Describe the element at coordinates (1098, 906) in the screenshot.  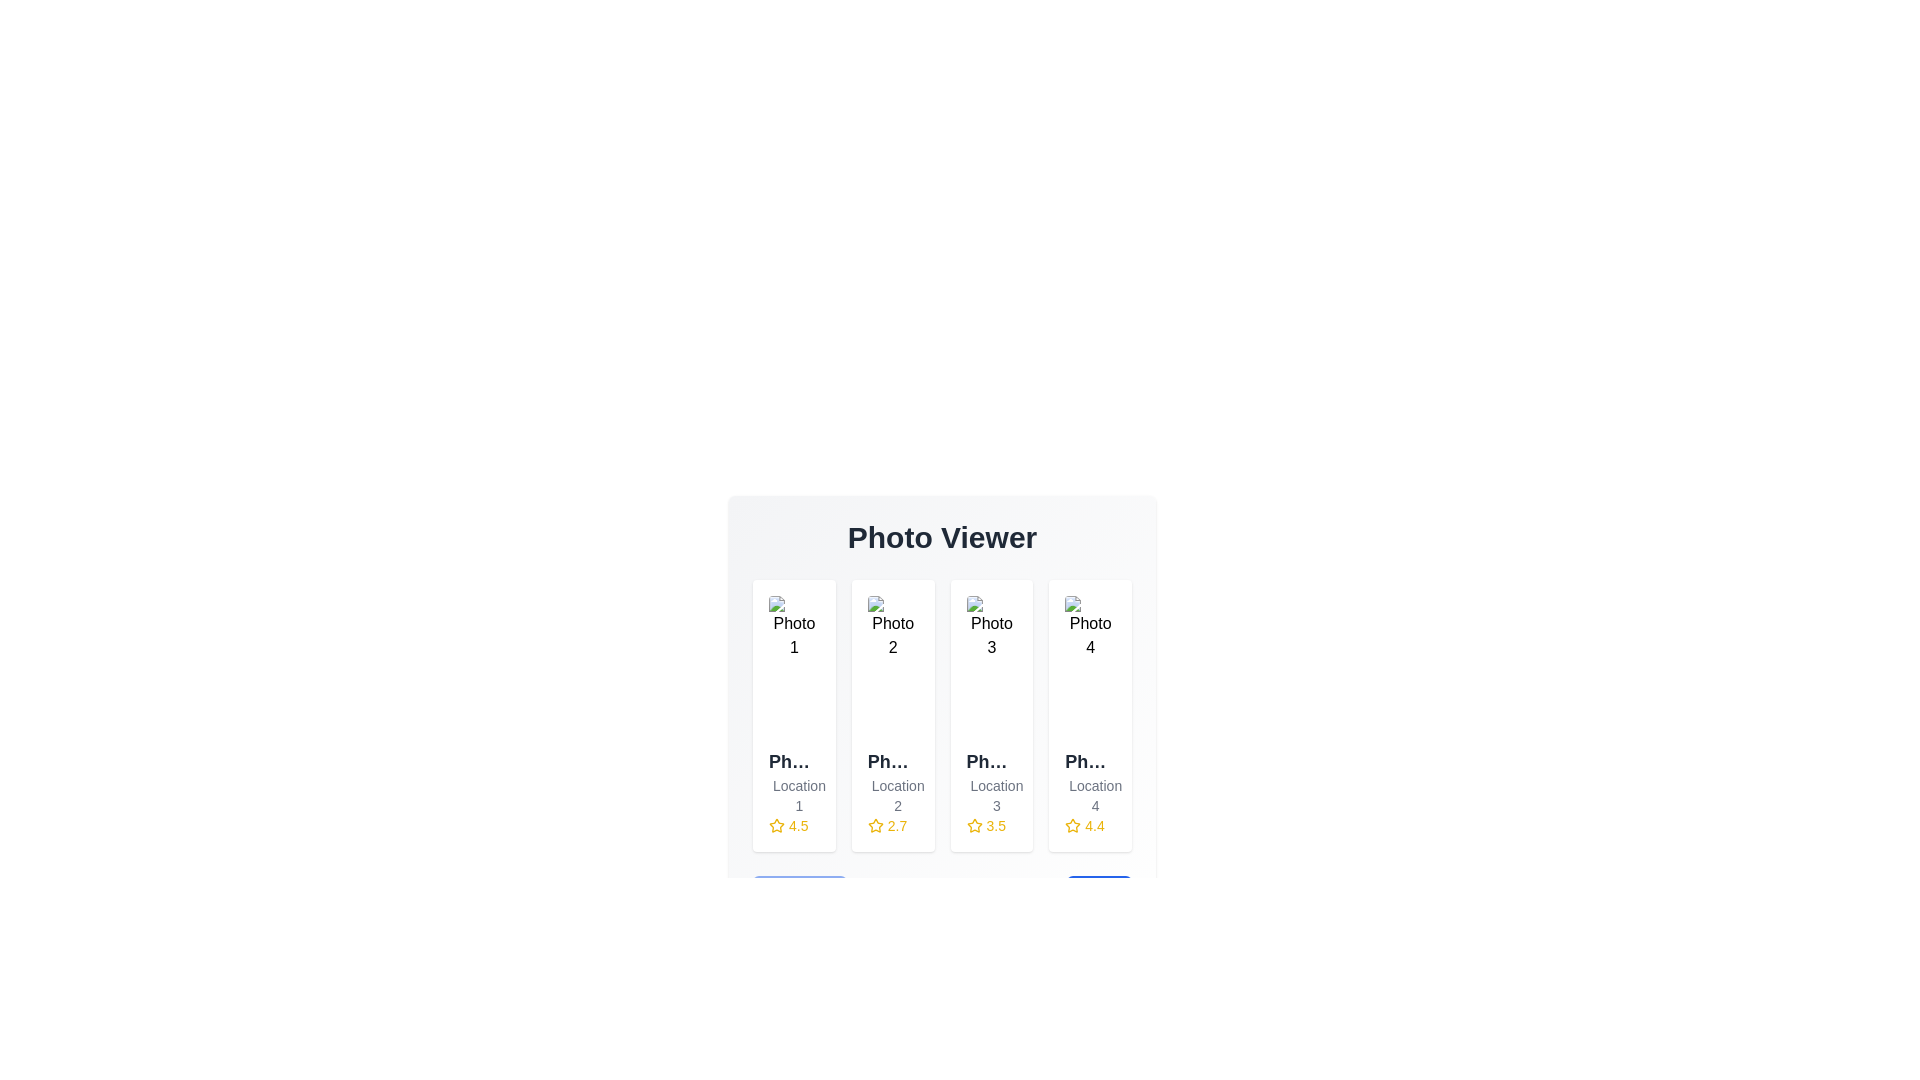
I see `the navigation button located at the bottom right corner of the interface` at that location.